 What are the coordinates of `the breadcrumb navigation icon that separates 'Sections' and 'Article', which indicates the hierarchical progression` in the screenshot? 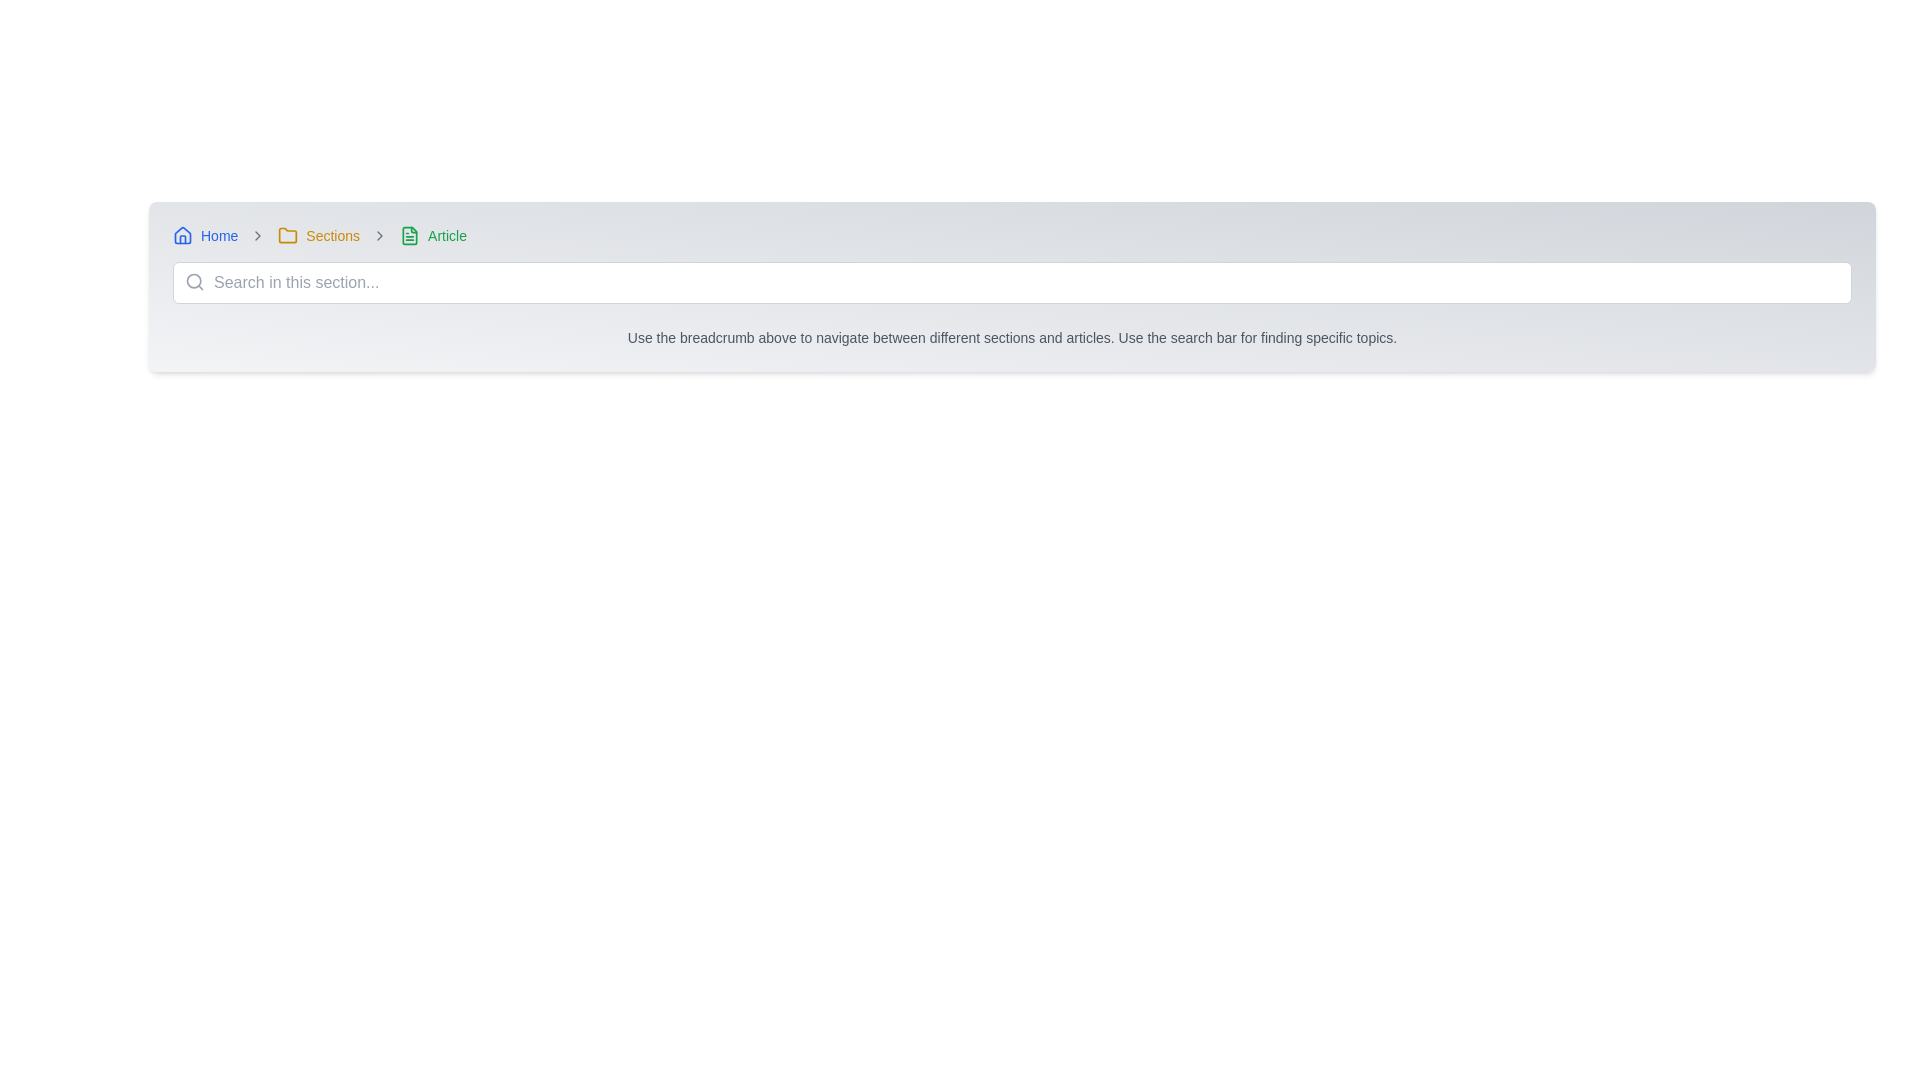 It's located at (379, 234).